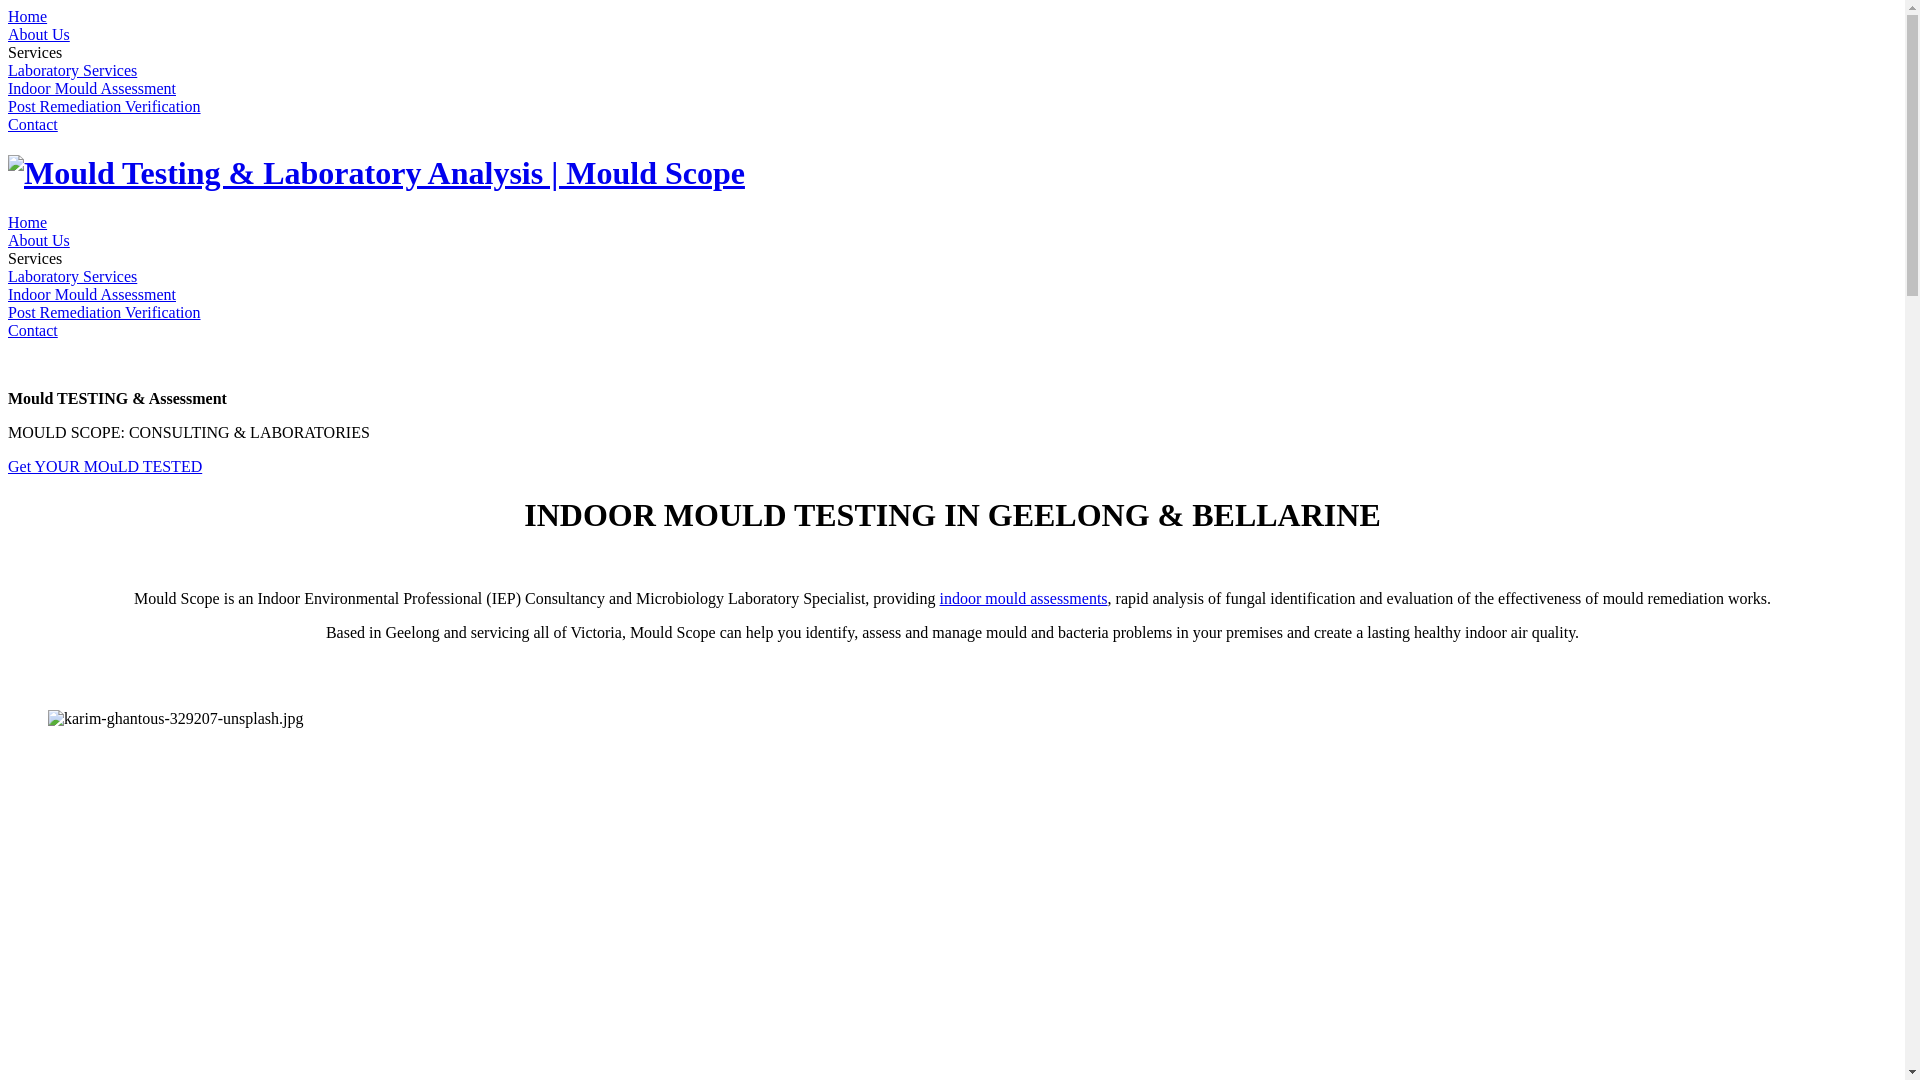  I want to click on 'Get YOUR MOuLD TESTED', so click(104, 466).